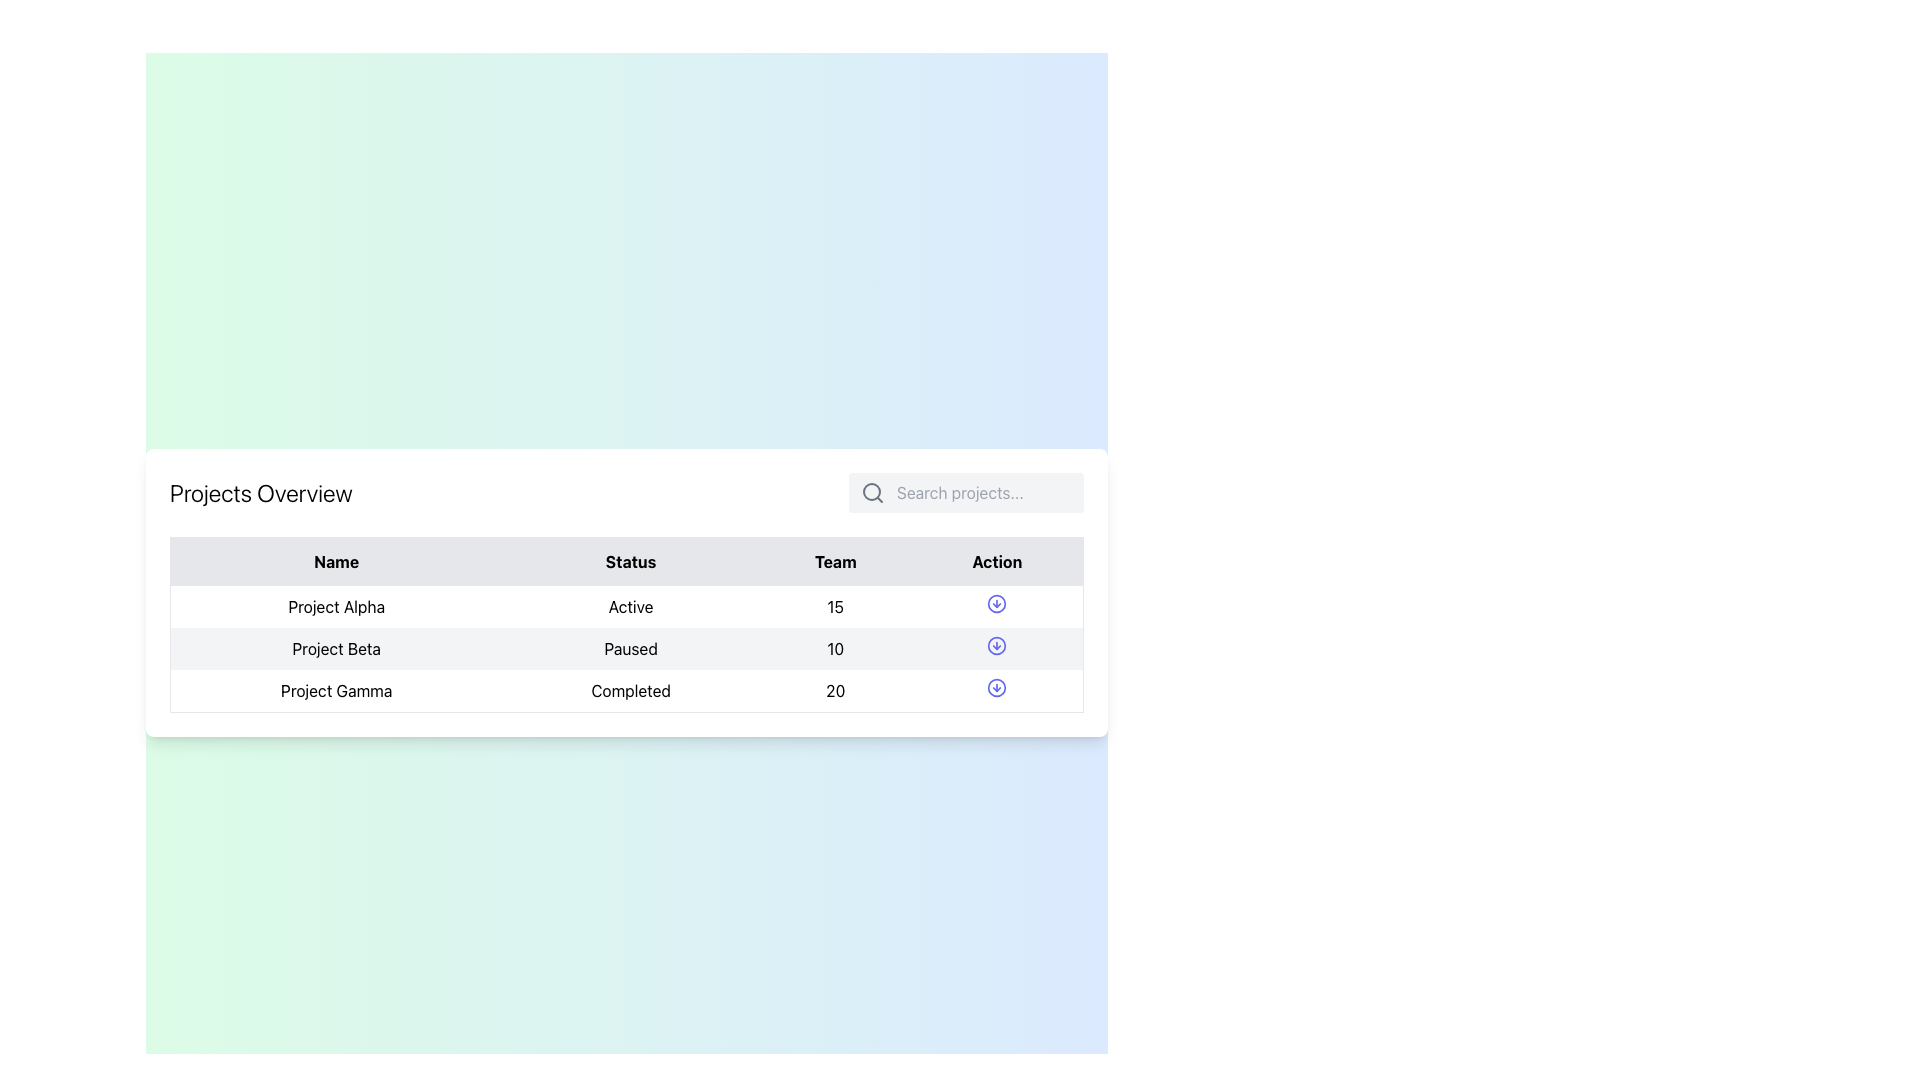 The width and height of the screenshot is (1920, 1080). What do you see at coordinates (997, 686) in the screenshot?
I see `the circular icon with a blue stroke located in the 'Action' column of the last row of the table under the 'Projects Overview' section, associated with 'Project Gamma'` at bounding box center [997, 686].